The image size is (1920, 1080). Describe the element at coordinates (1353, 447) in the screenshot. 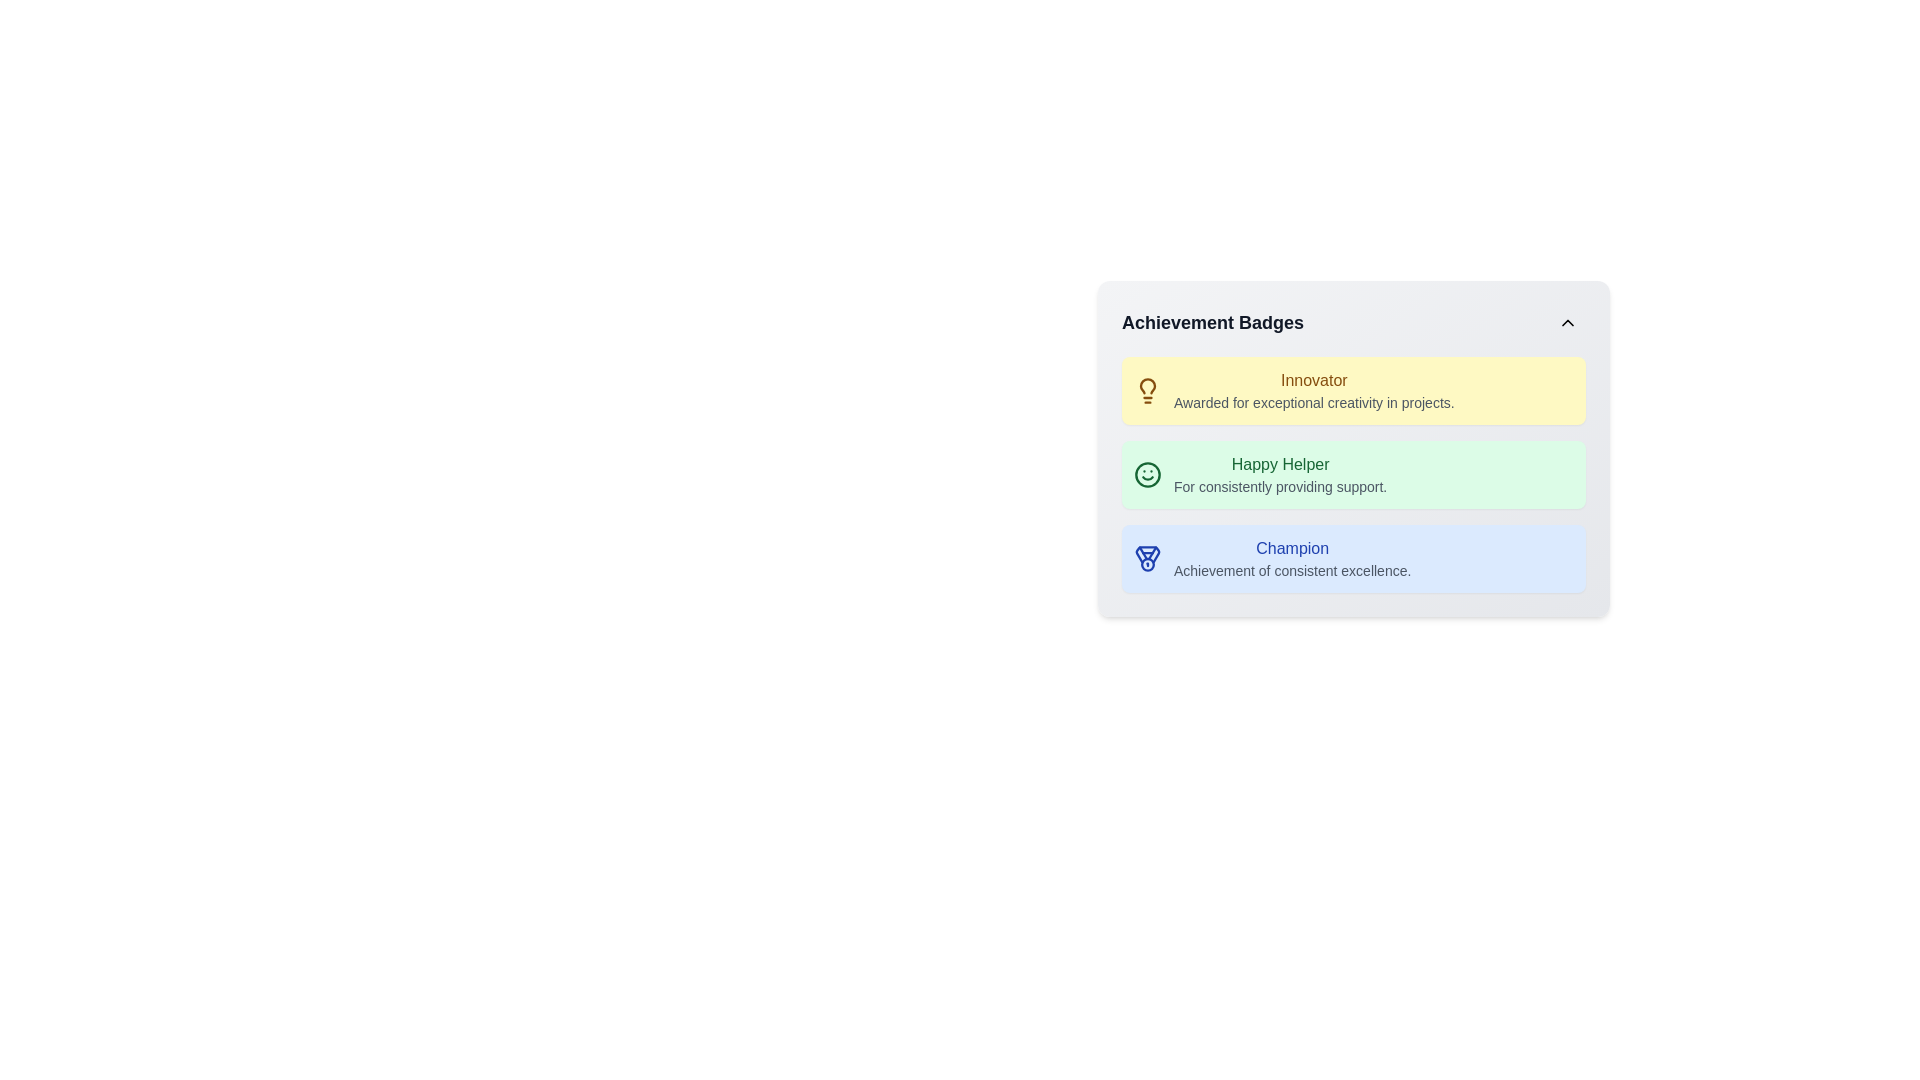

I see `the Informational card titled 'Happy Helper' with a light green background, positioned between the 'Innovator' badge and the 'Champion' badge in the list of achievement badges` at that location.